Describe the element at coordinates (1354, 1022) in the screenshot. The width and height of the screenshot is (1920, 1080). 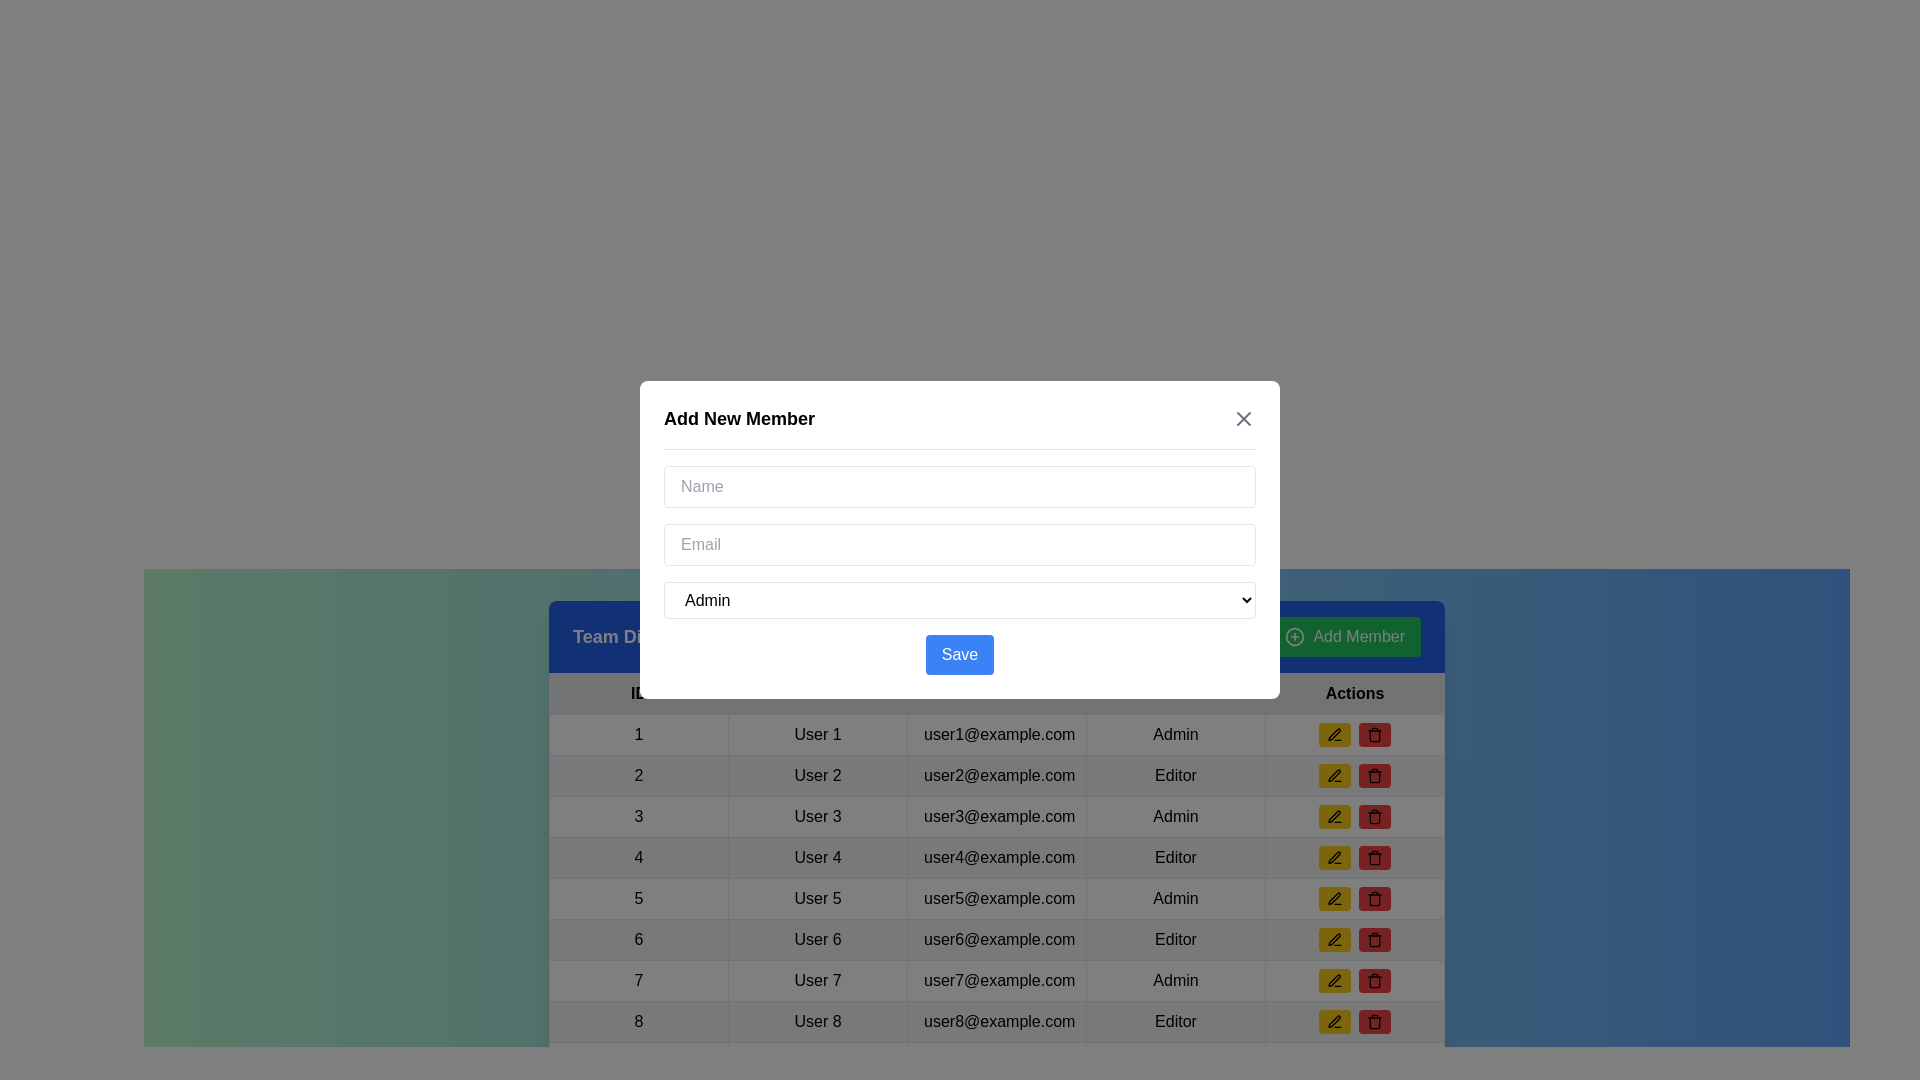
I see `the interactive buttons in the 'Actions' column of the table cell corresponding to 'User 8'` at that location.